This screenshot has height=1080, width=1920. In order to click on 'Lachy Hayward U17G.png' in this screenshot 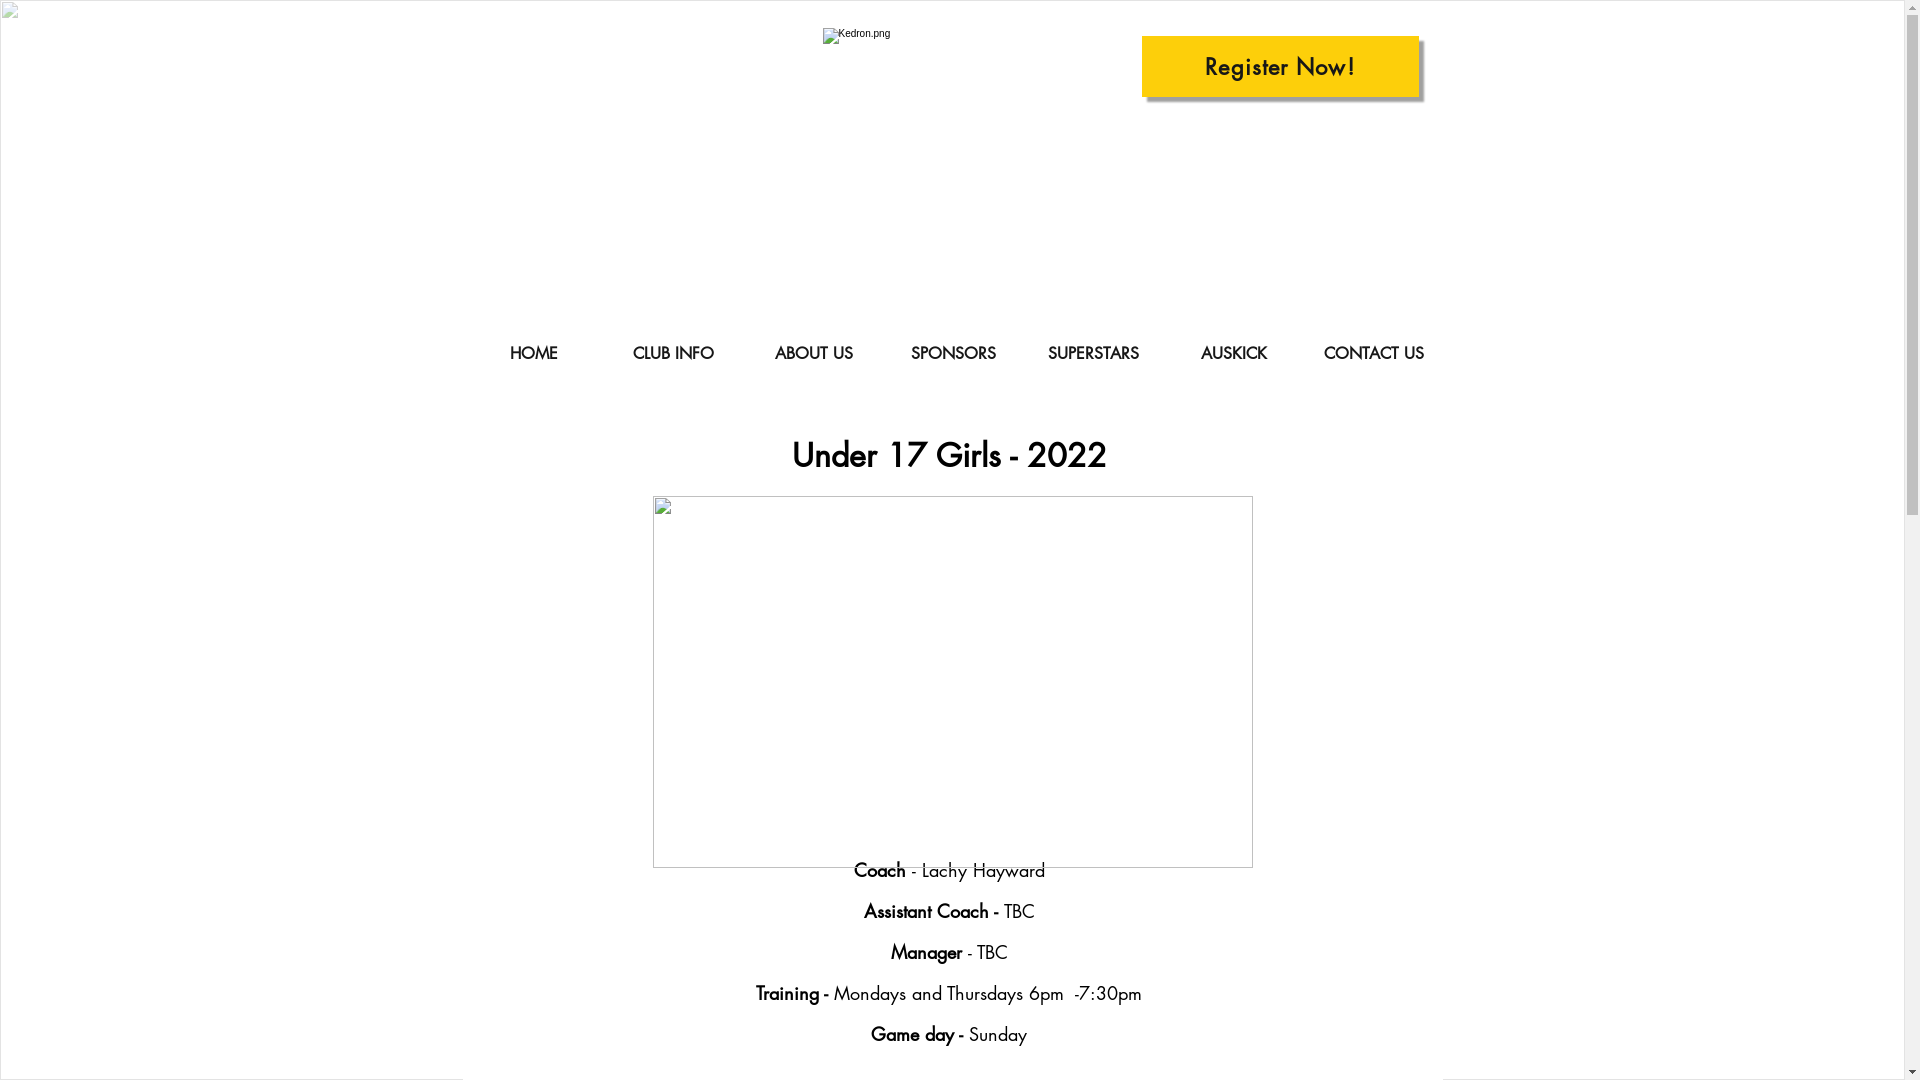, I will do `click(950, 681)`.